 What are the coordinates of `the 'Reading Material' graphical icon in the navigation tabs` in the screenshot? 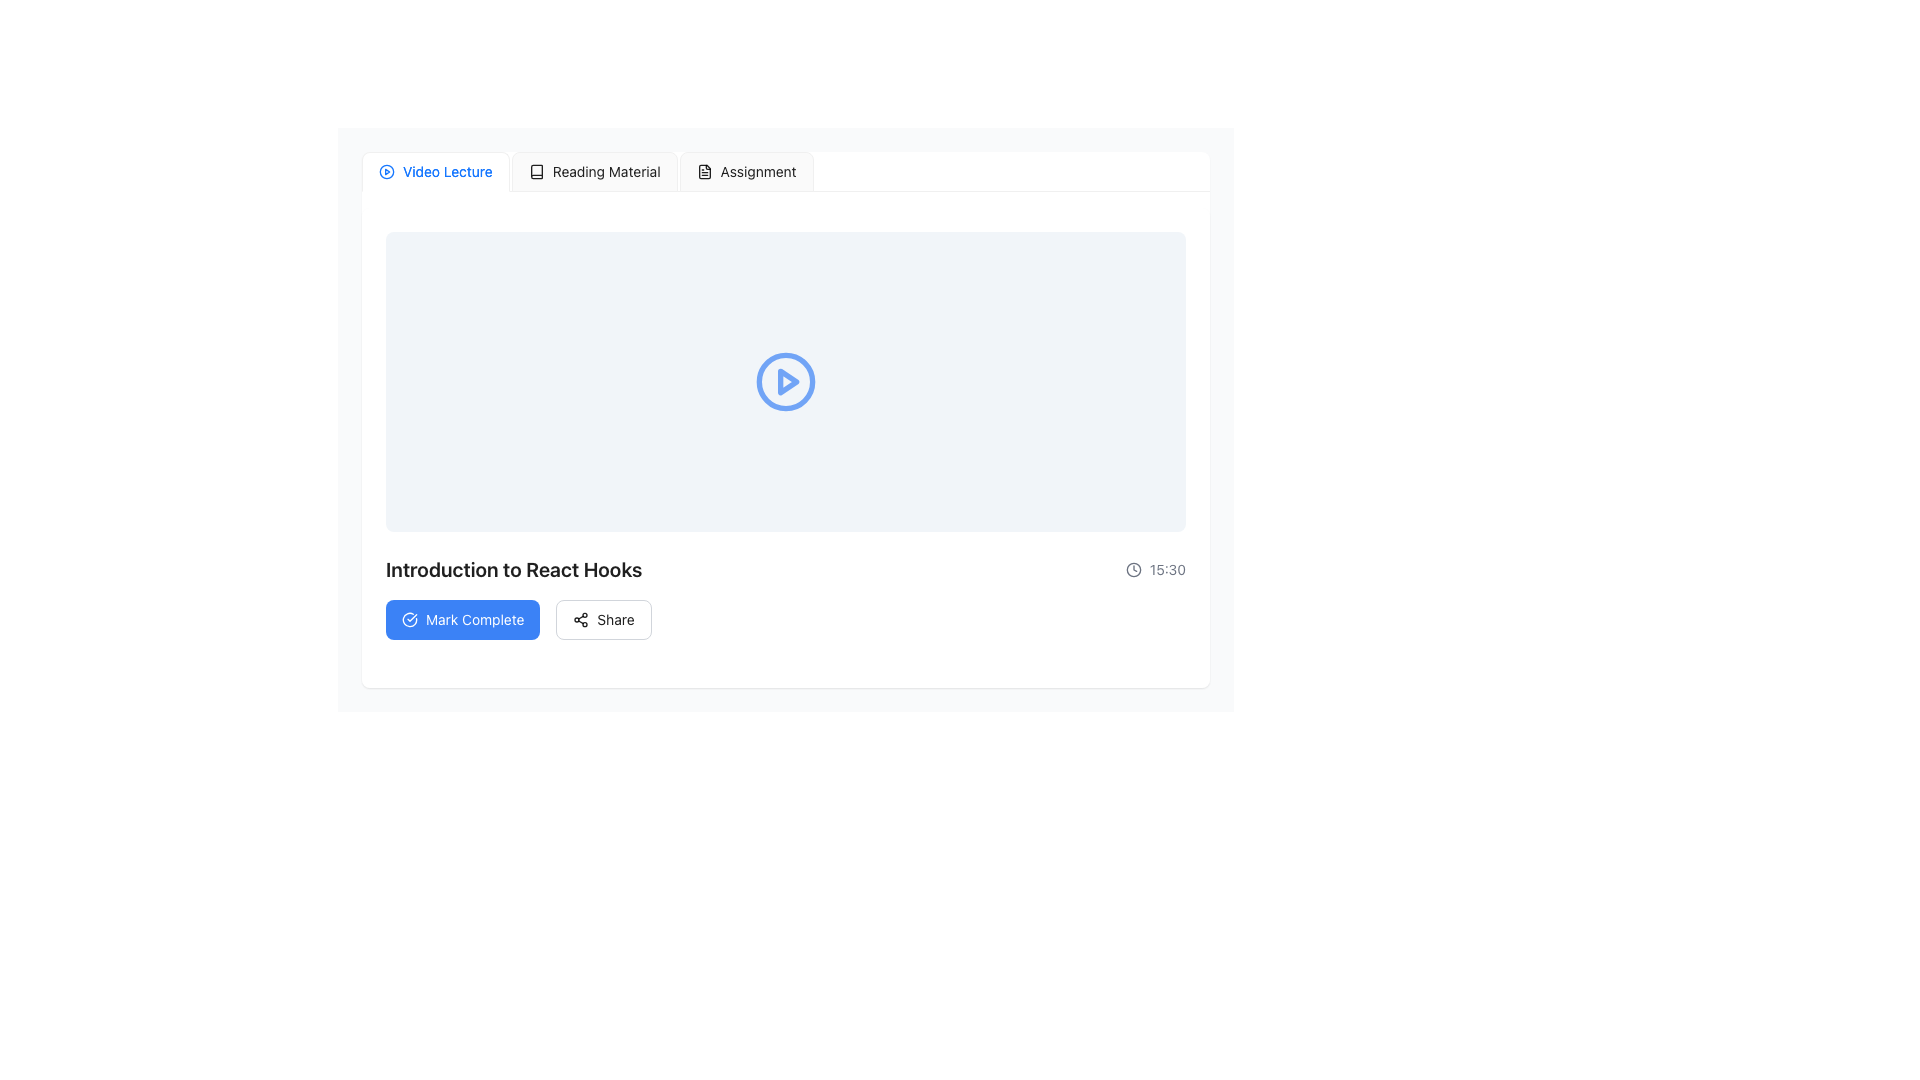 It's located at (536, 171).